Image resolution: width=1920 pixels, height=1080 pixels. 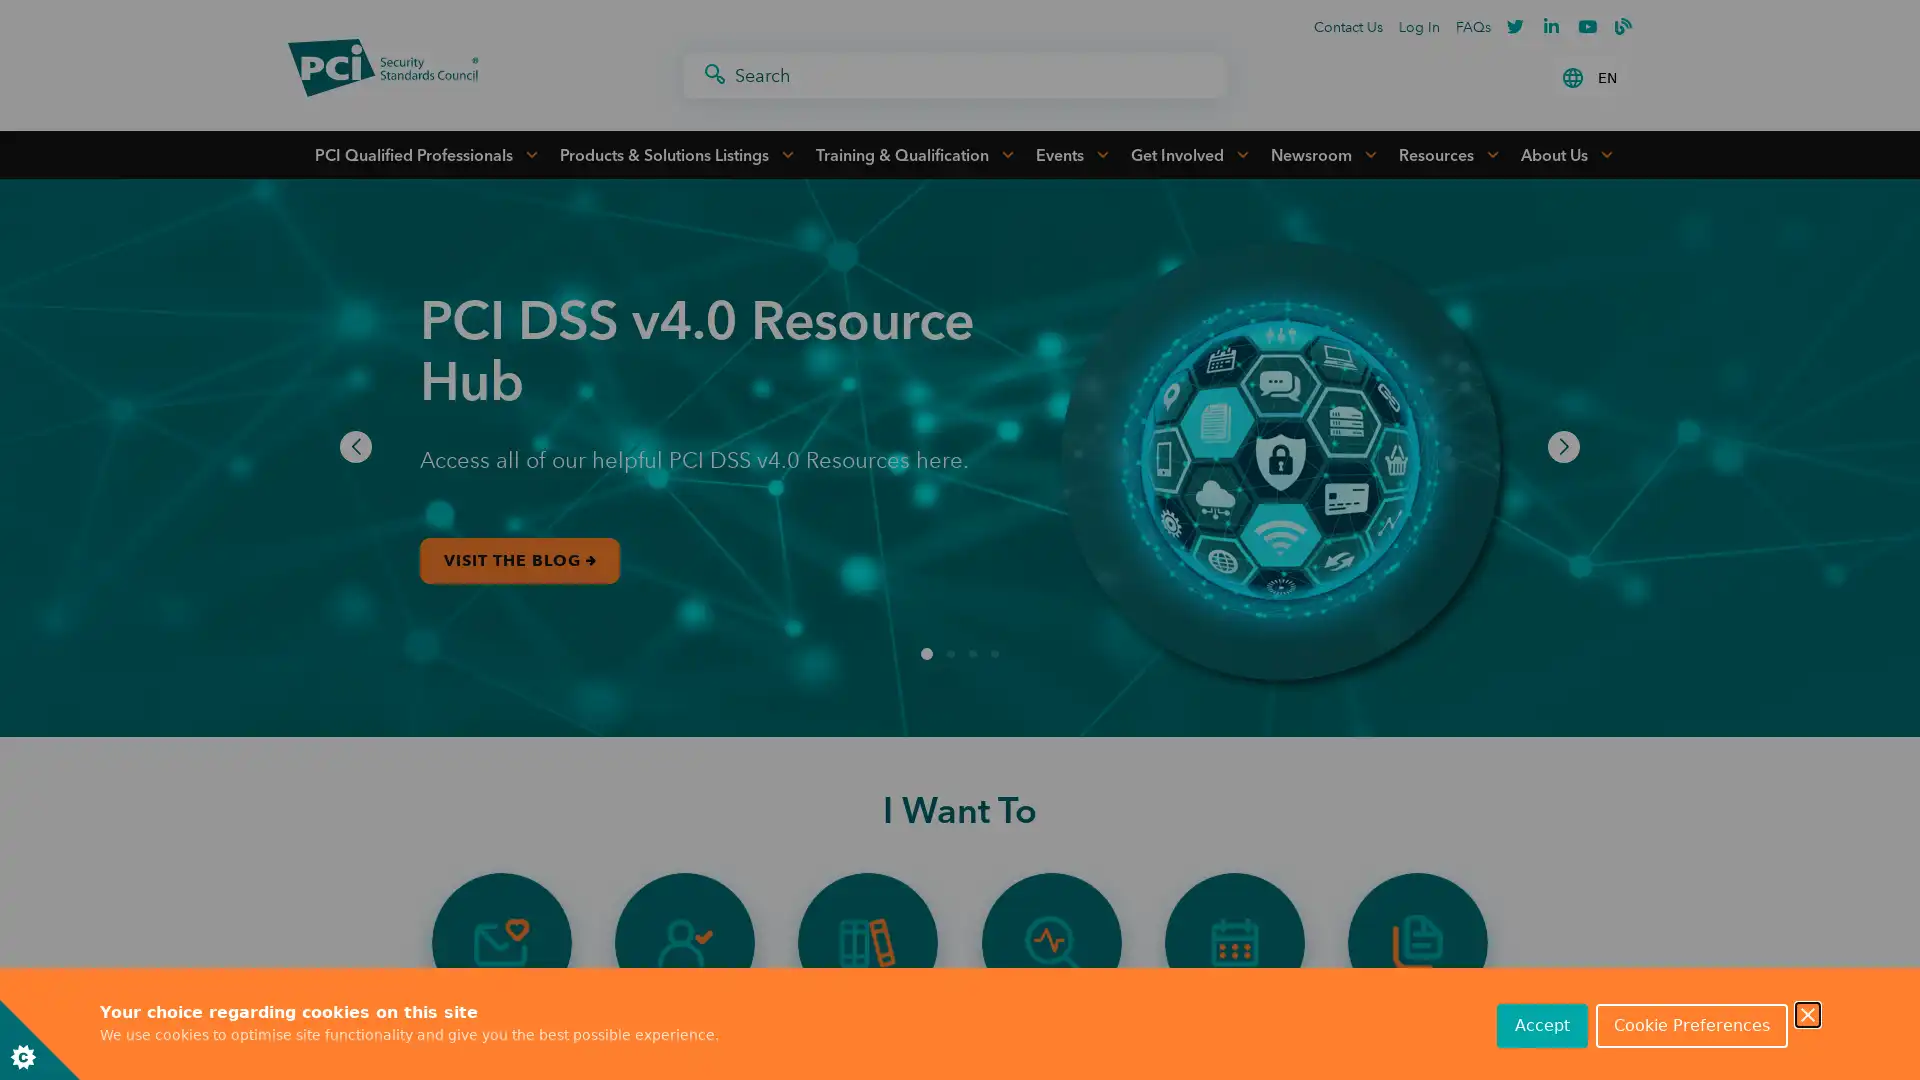 I want to click on Linkedin-in, so click(x=1550, y=25).